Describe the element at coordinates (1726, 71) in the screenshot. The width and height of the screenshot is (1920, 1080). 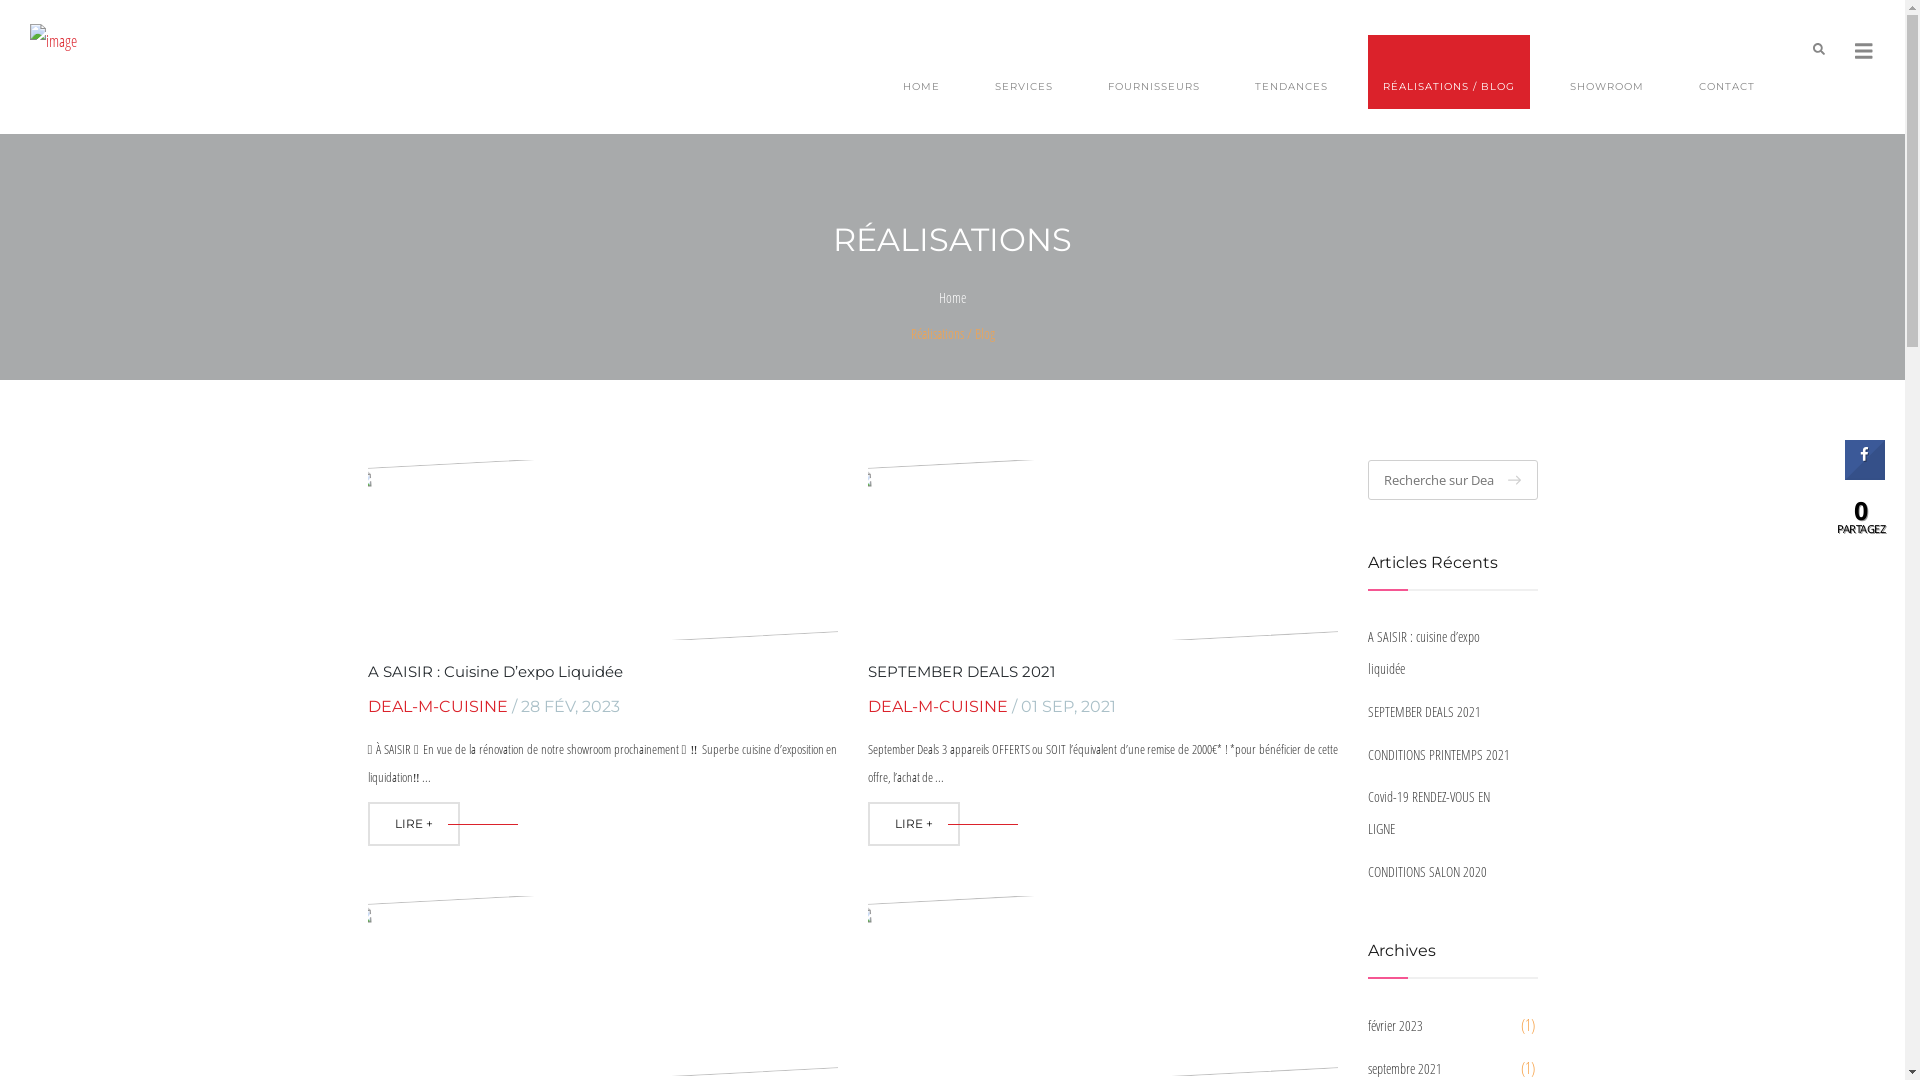
I see `'CONTACT'` at that location.